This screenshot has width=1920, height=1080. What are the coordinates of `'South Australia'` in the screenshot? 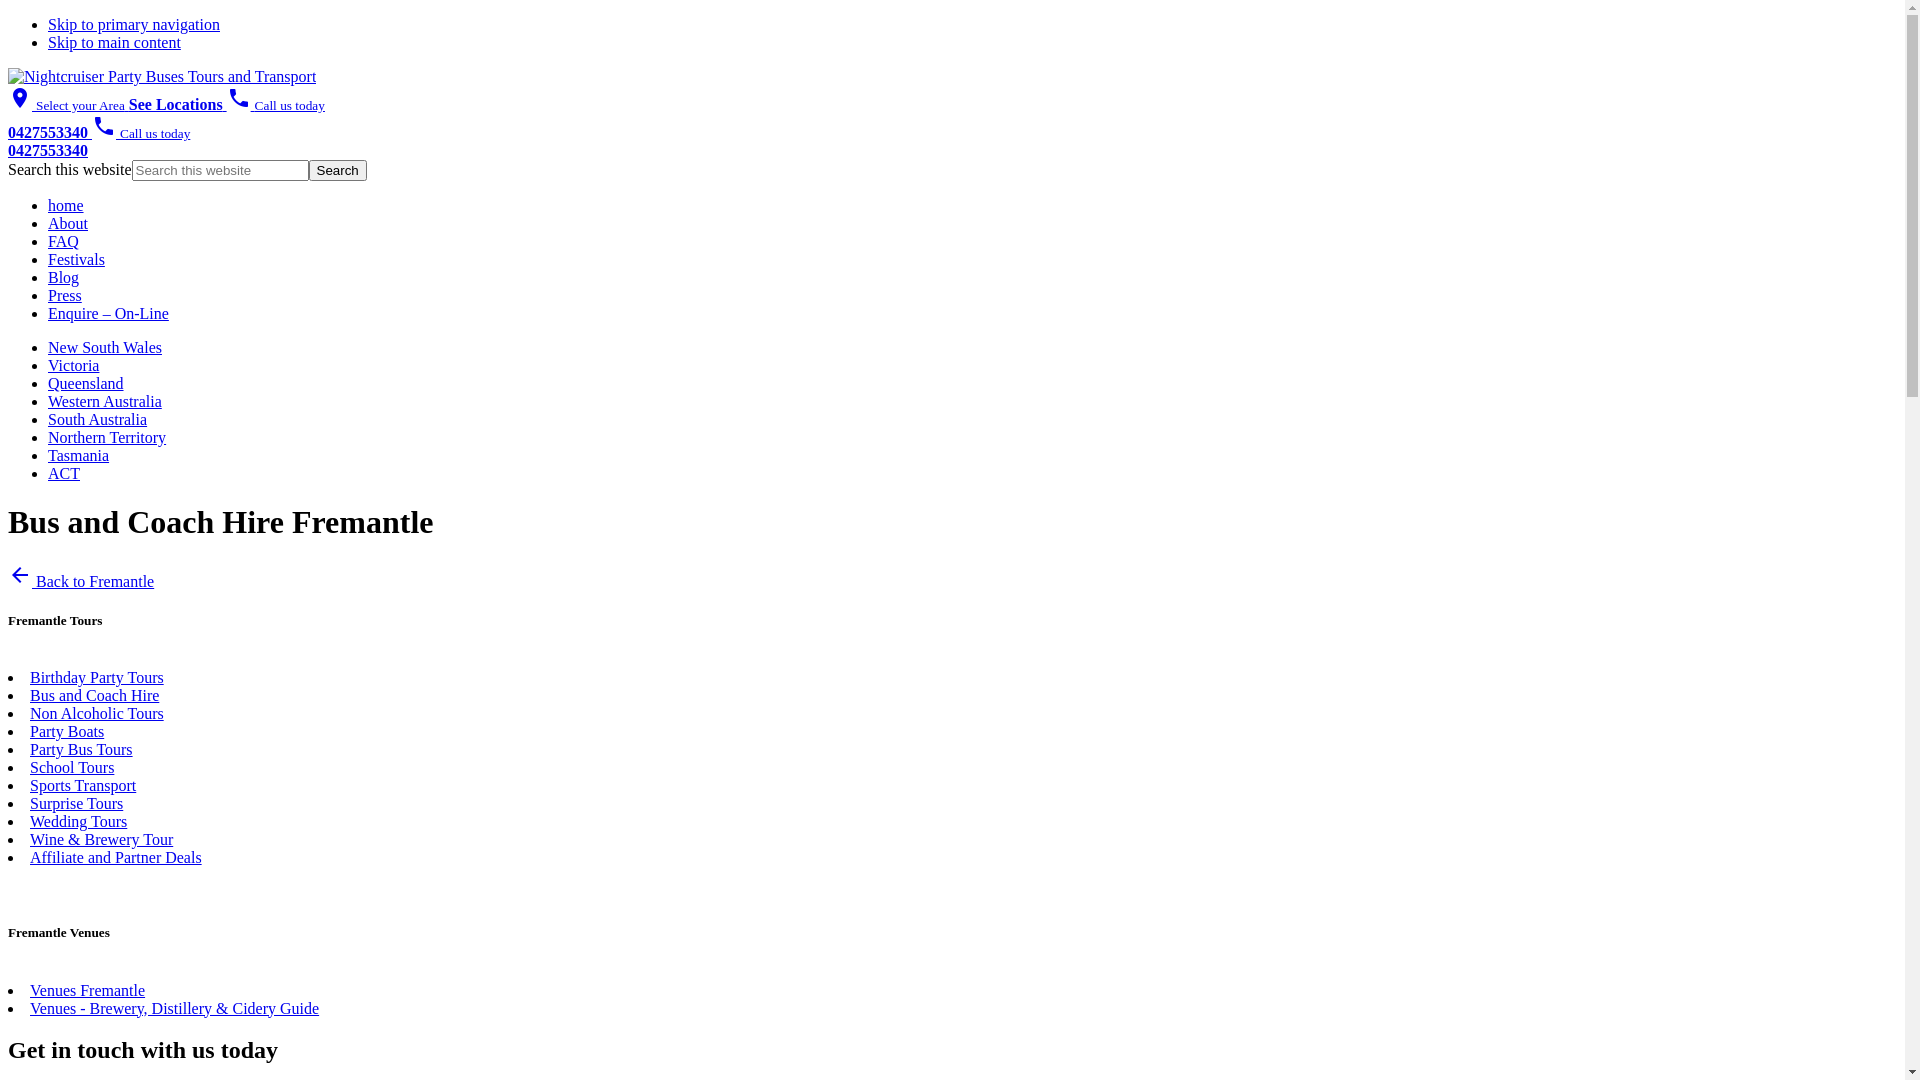 It's located at (96, 418).